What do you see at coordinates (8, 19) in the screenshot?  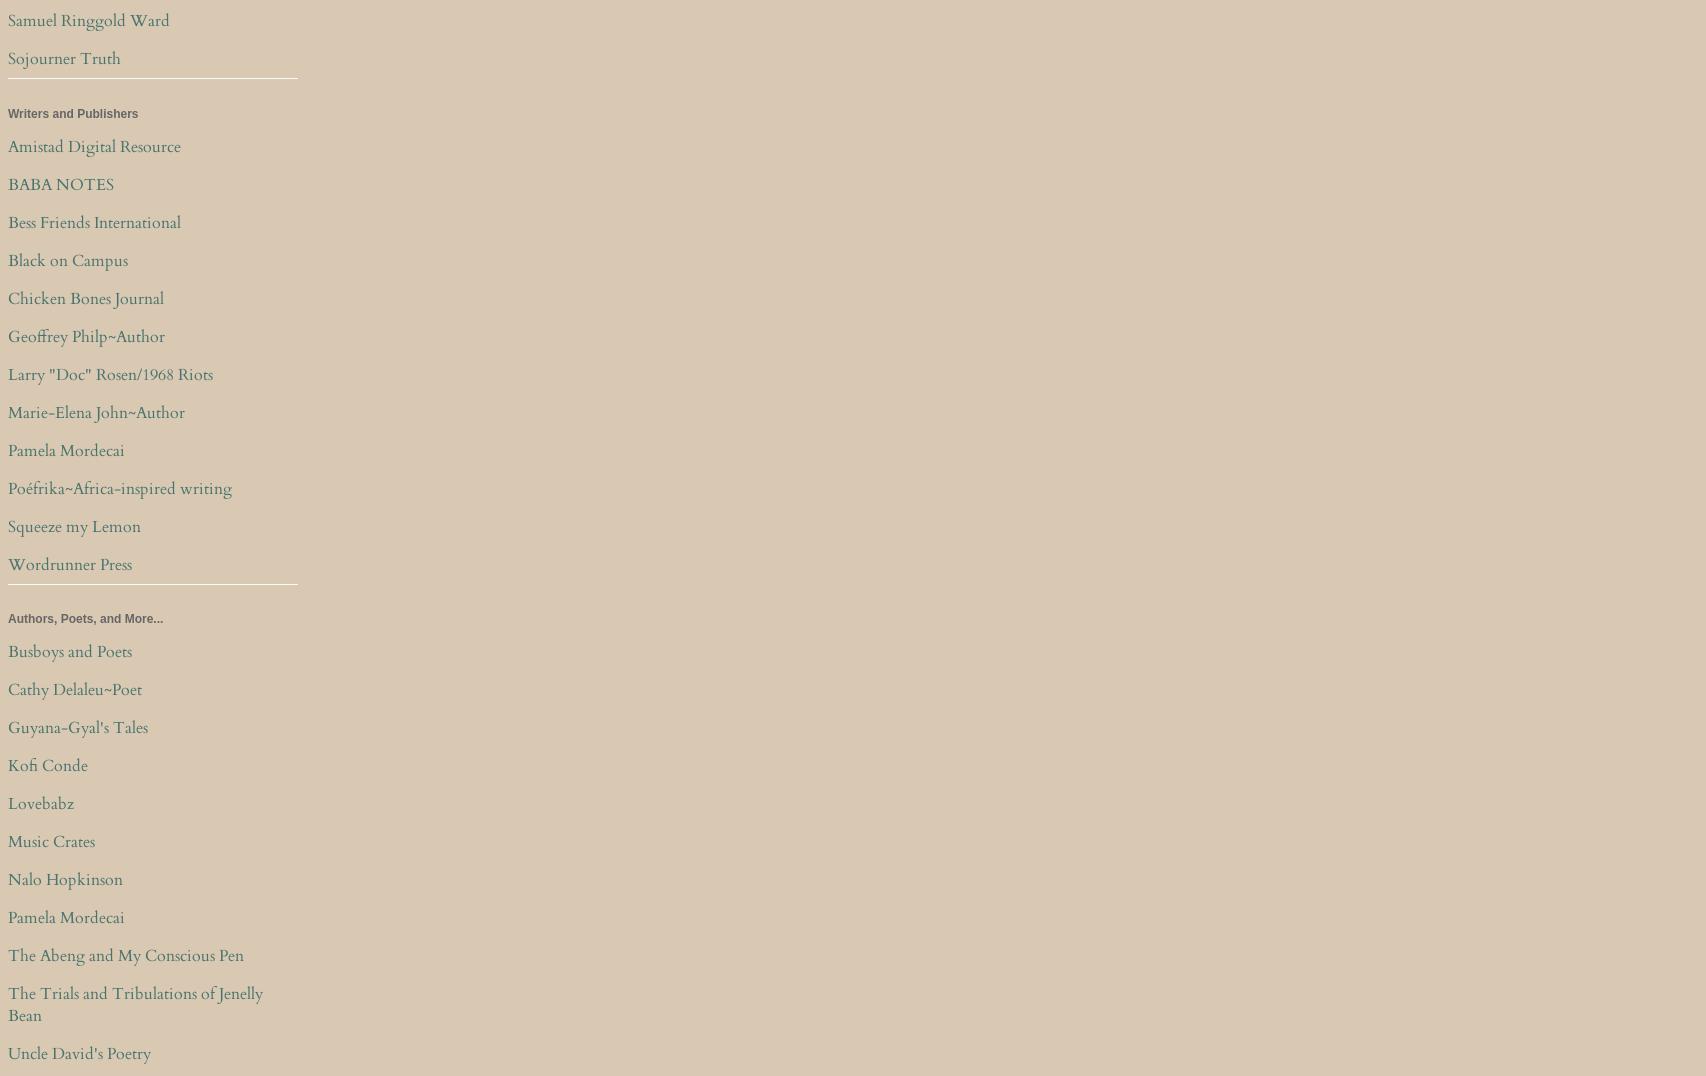 I see `'Samuel Ringgold Ward'` at bounding box center [8, 19].